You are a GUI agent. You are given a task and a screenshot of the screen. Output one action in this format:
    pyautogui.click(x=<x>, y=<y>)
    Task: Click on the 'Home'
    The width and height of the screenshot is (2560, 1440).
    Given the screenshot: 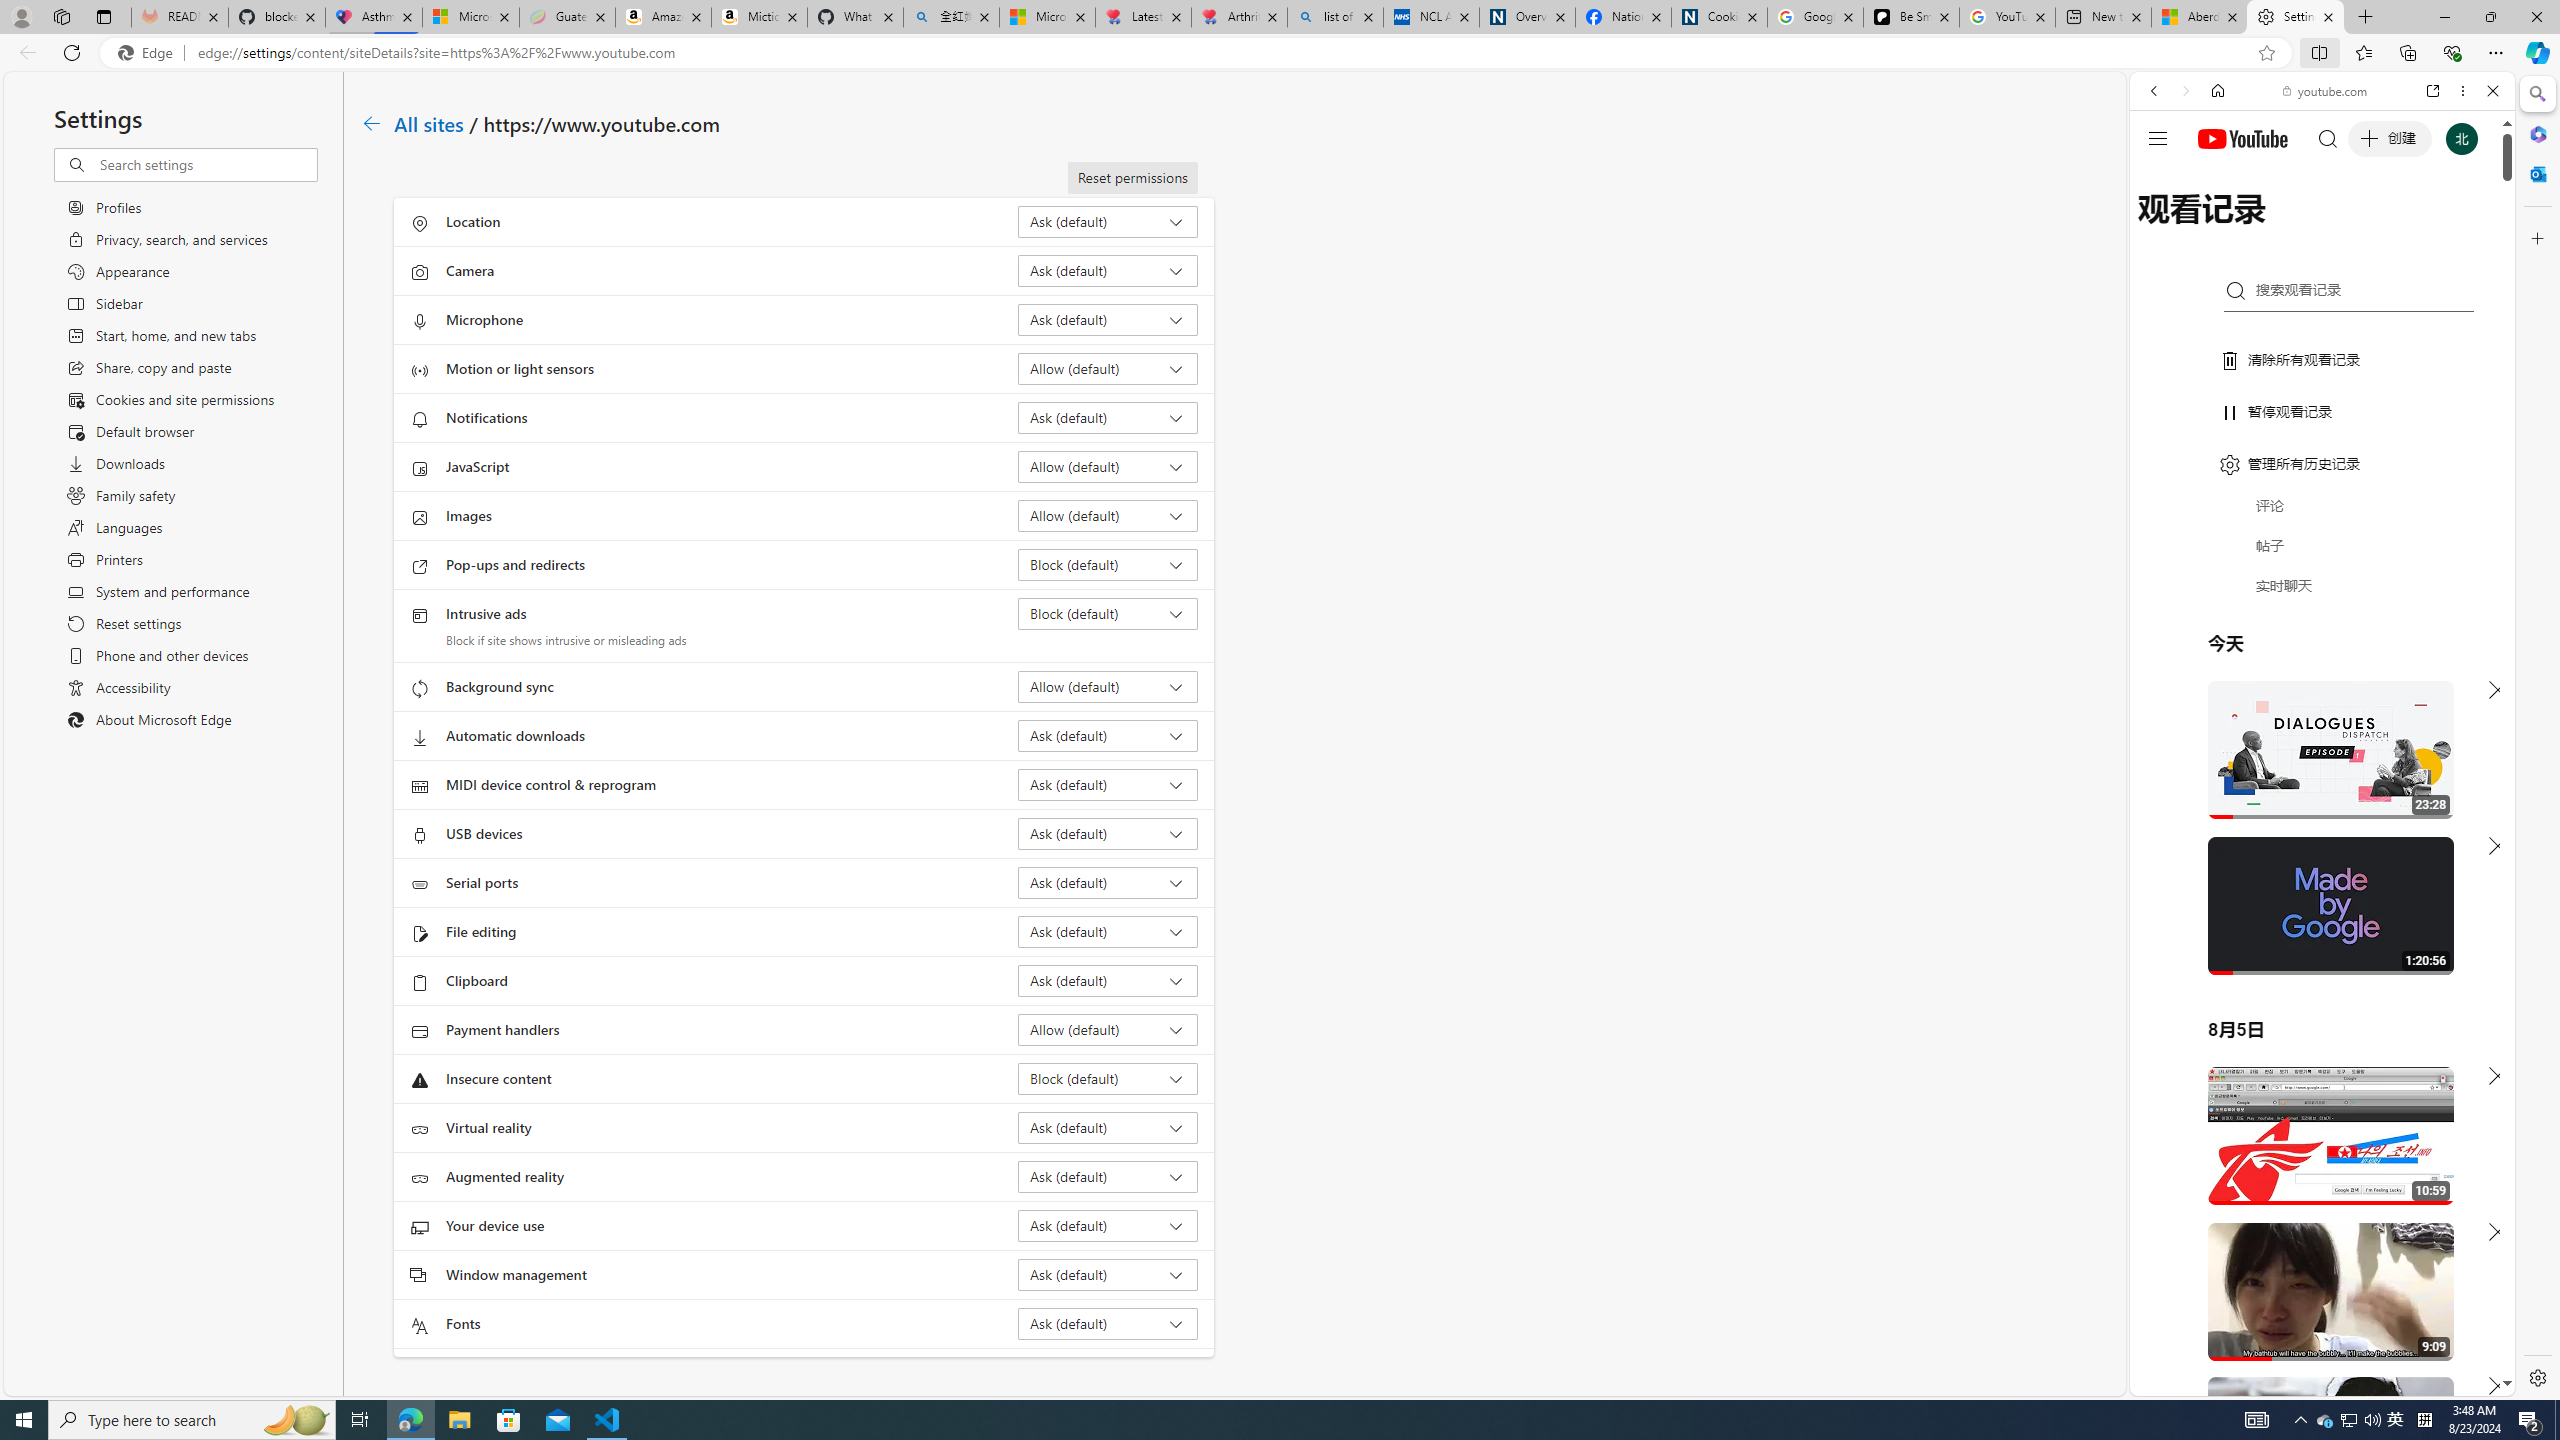 What is the action you would take?
    pyautogui.click(x=2217, y=89)
    